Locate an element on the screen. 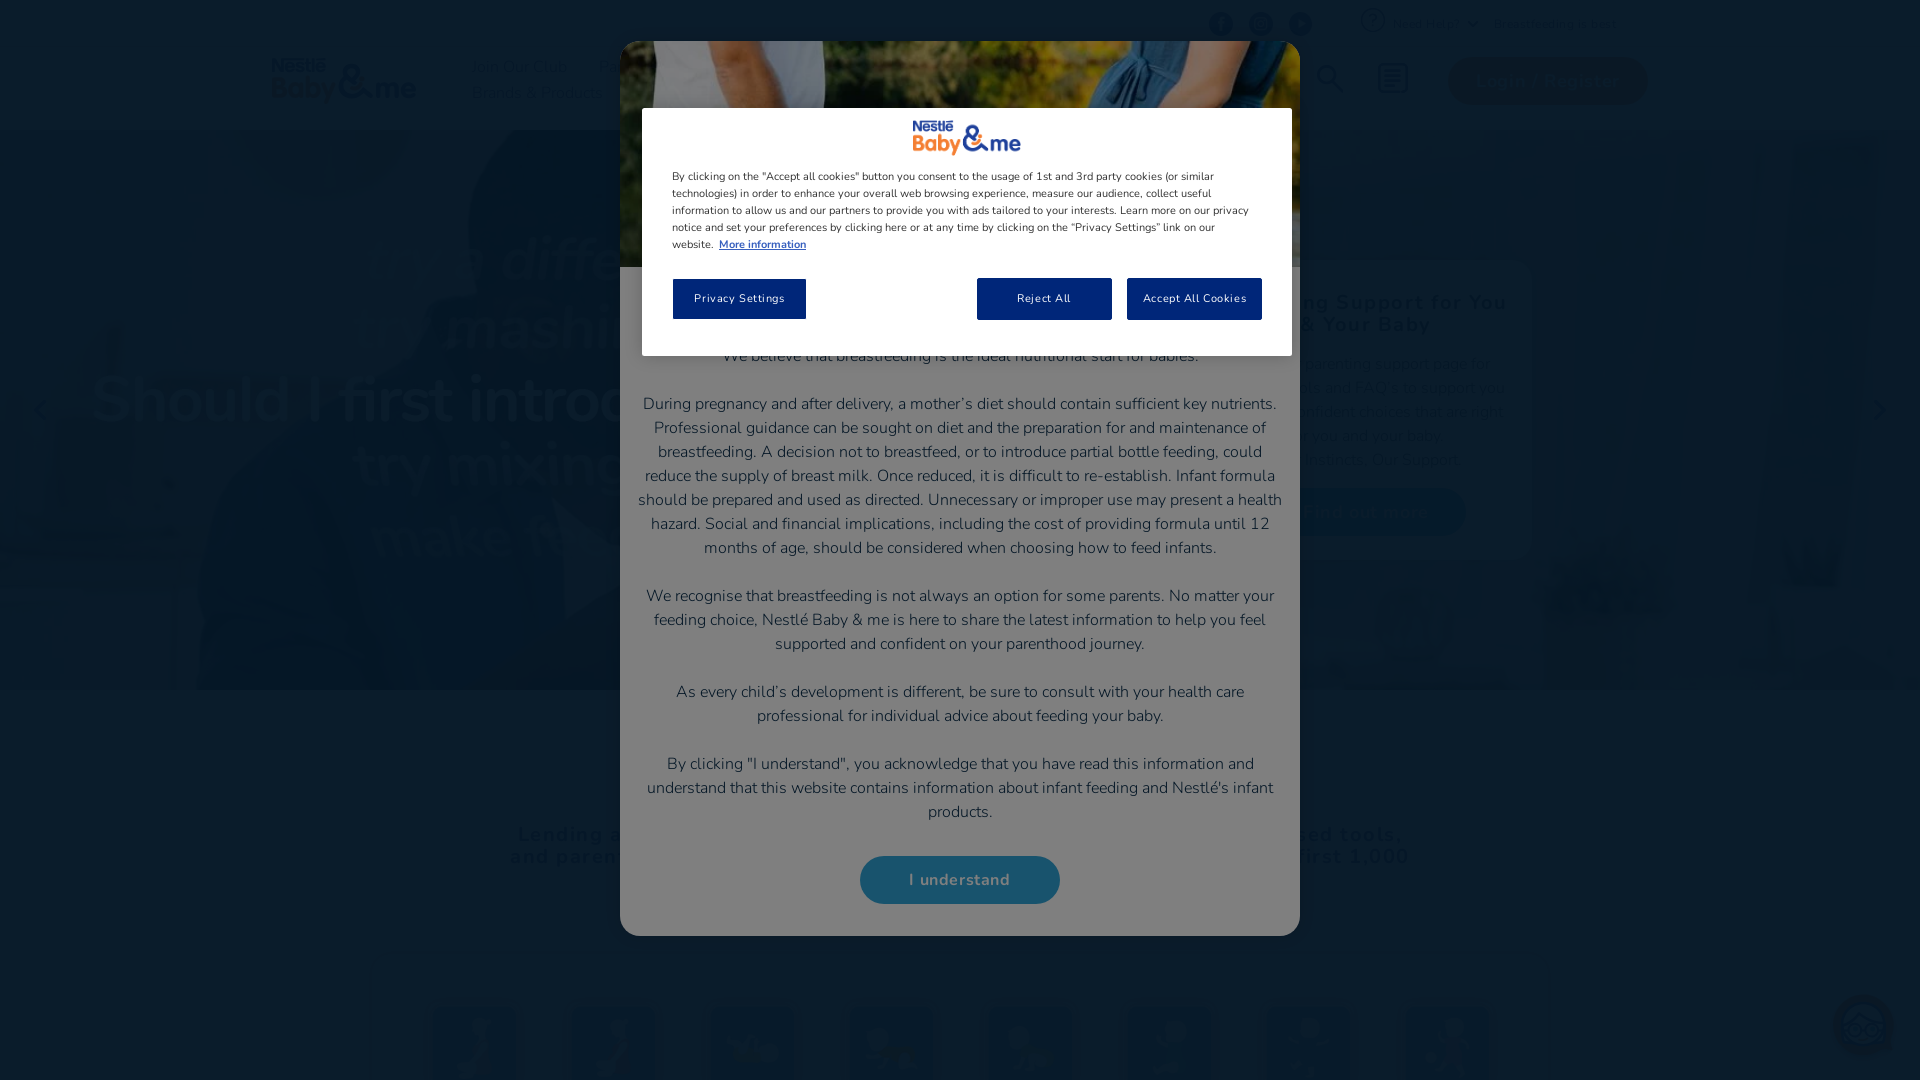 This screenshot has height=1080, width=1920. 'Privacy Settings' is located at coordinates (738, 299).